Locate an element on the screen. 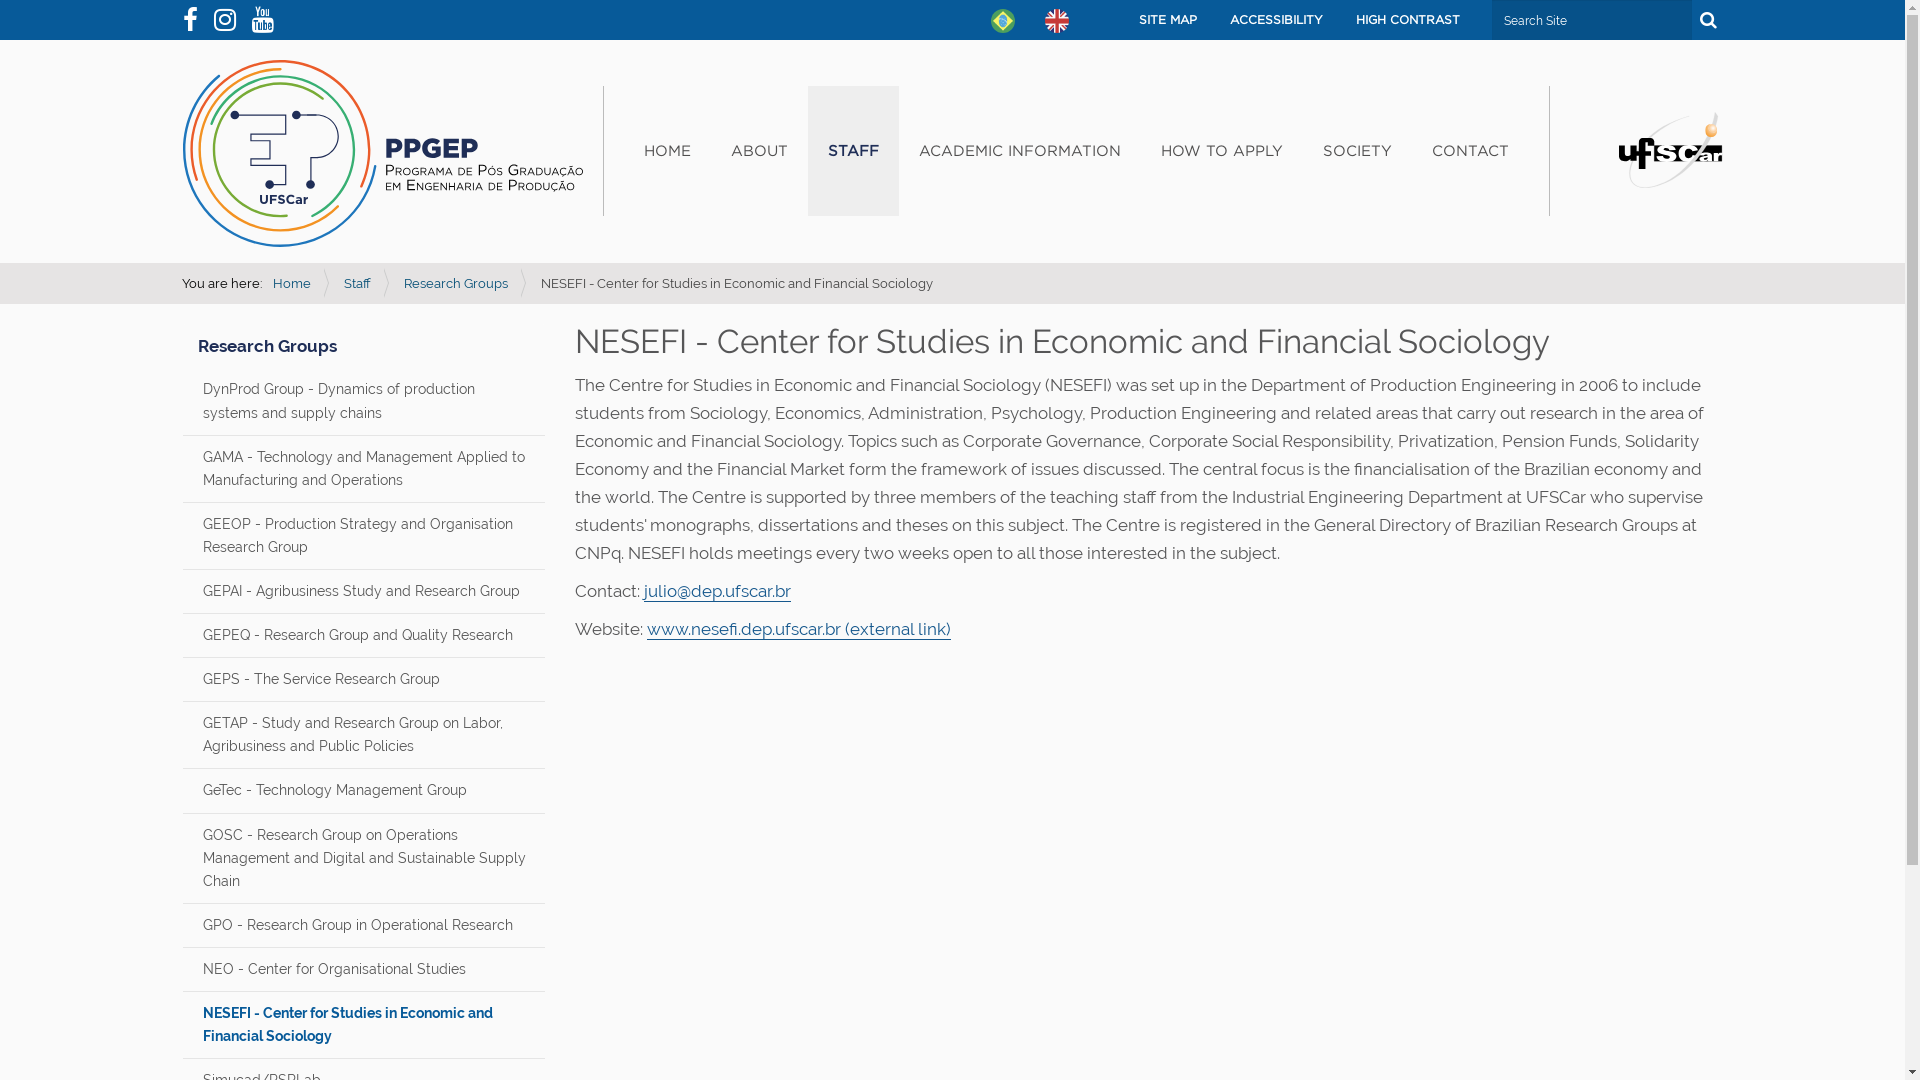  'Research Groups' is located at coordinates (266, 345).